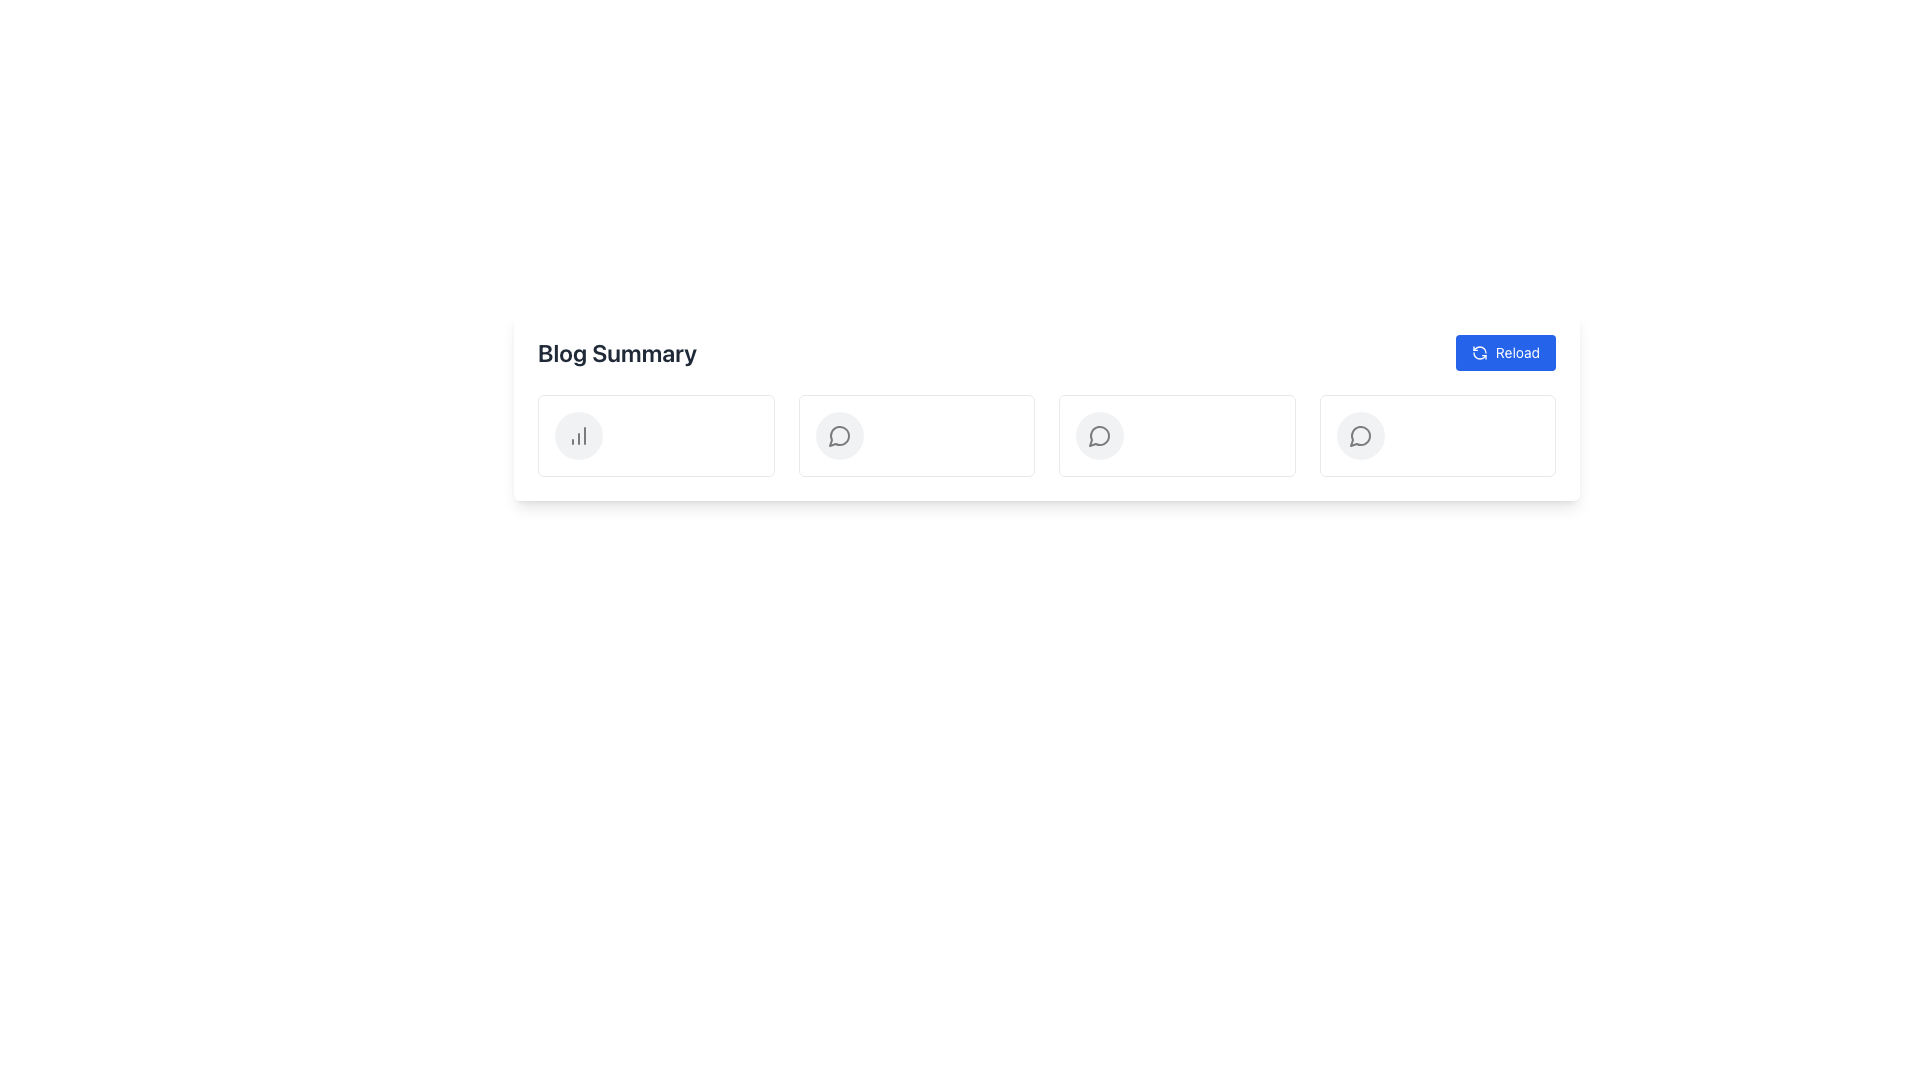 The width and height of the screenshot is (1920, 1080). Describe the element at coordinates (578, 434) in the screenshot. I see `the circular button with a gray background and a bar chart icon, located to the left of three similar buttons next to the 'Blog Summary' section` at that location.